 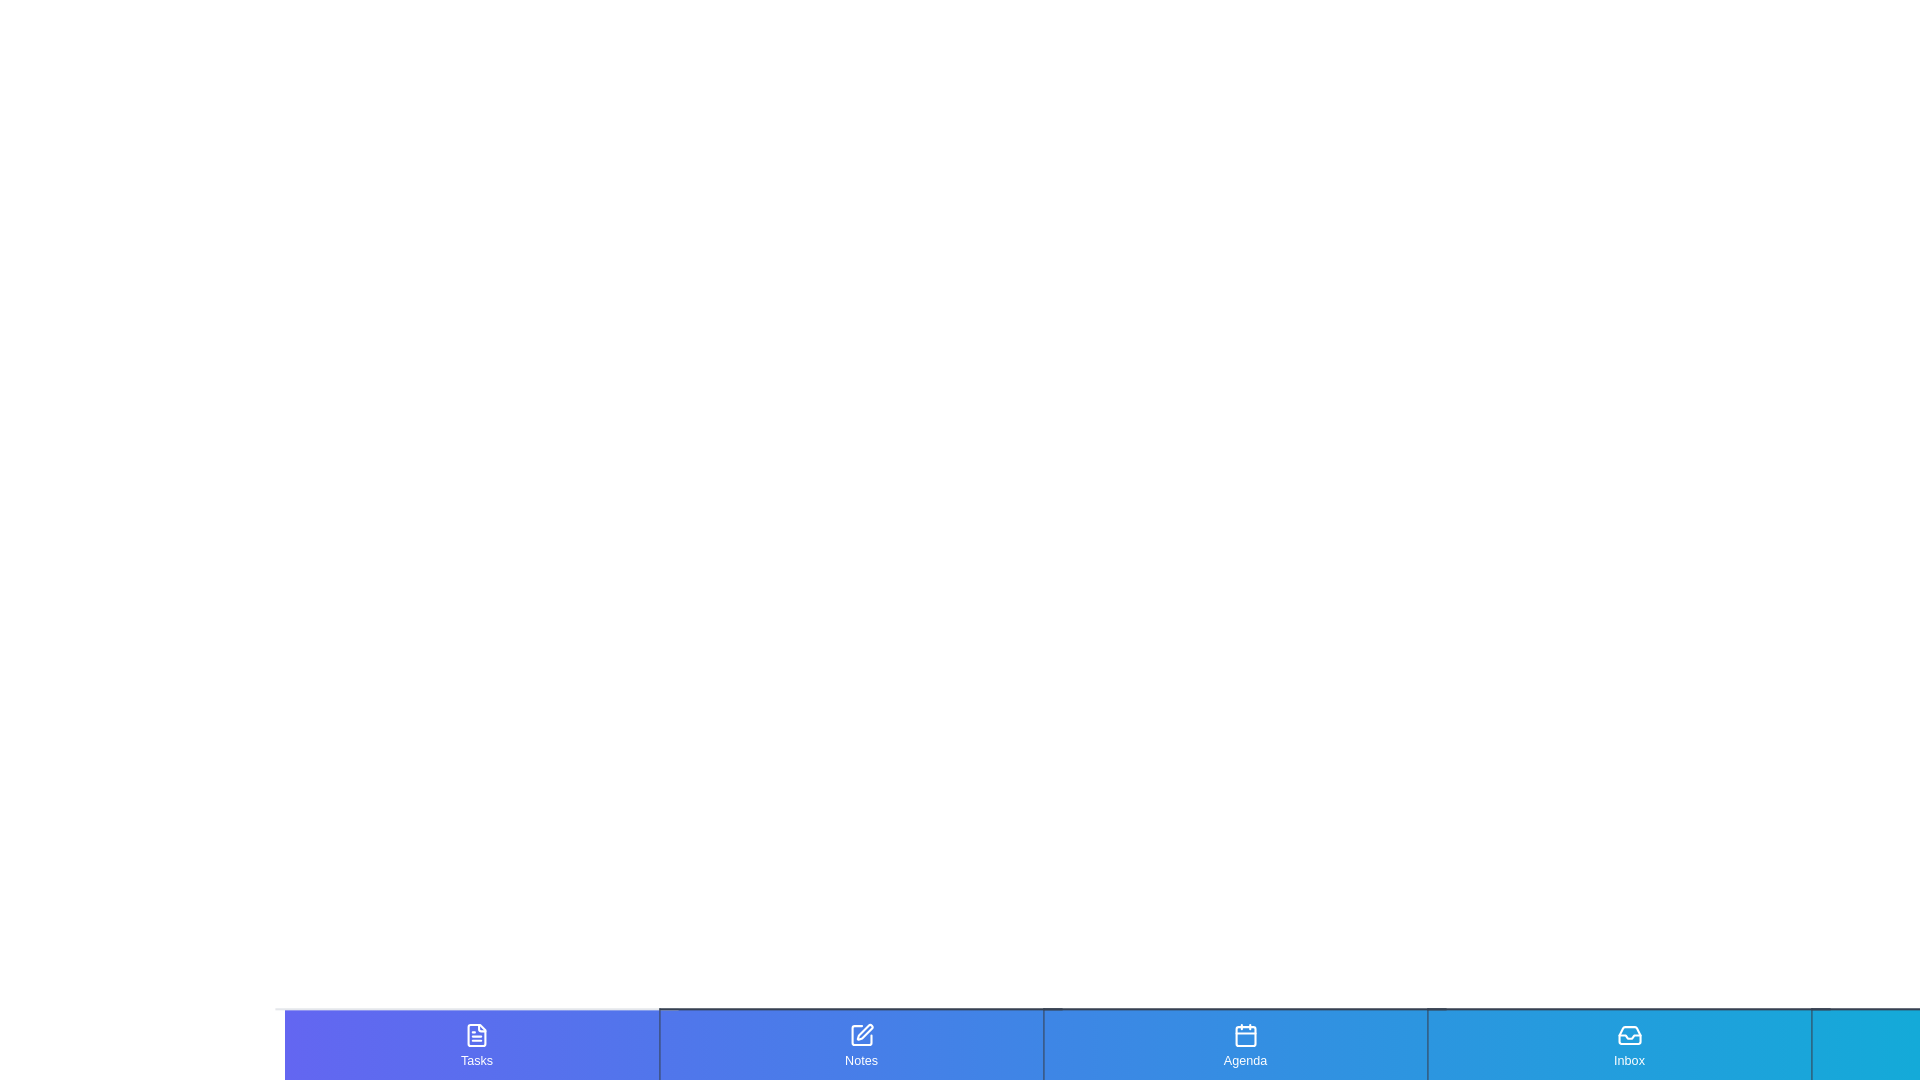 What do you see at coordinates (475, 1044) in the screenshot?
I see `the button labeled Tasks to observe its hover effect` at bounding box center [475, 1044].